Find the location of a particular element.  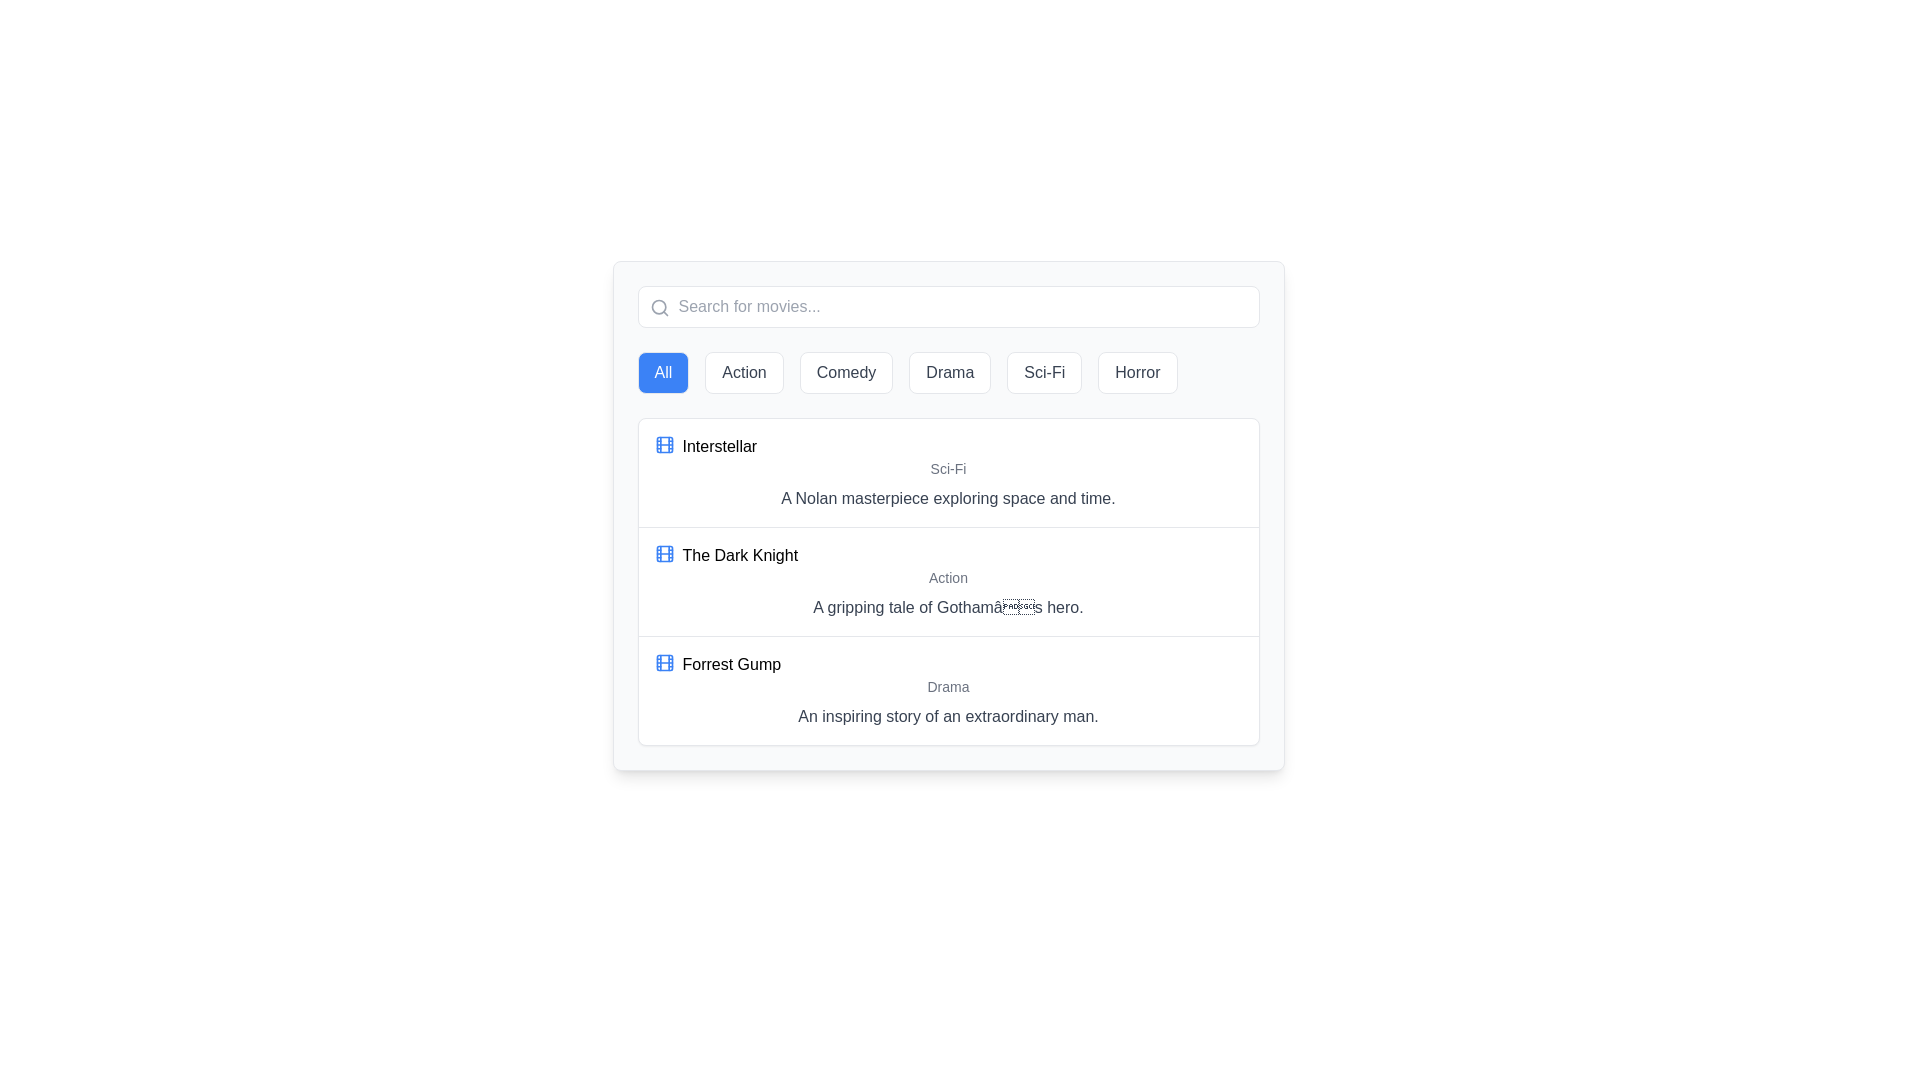

the 'Sci-Fi' button, which is the fifth button in a row of six, styled with a white background and gray text is located at coordinates (1043, 373).